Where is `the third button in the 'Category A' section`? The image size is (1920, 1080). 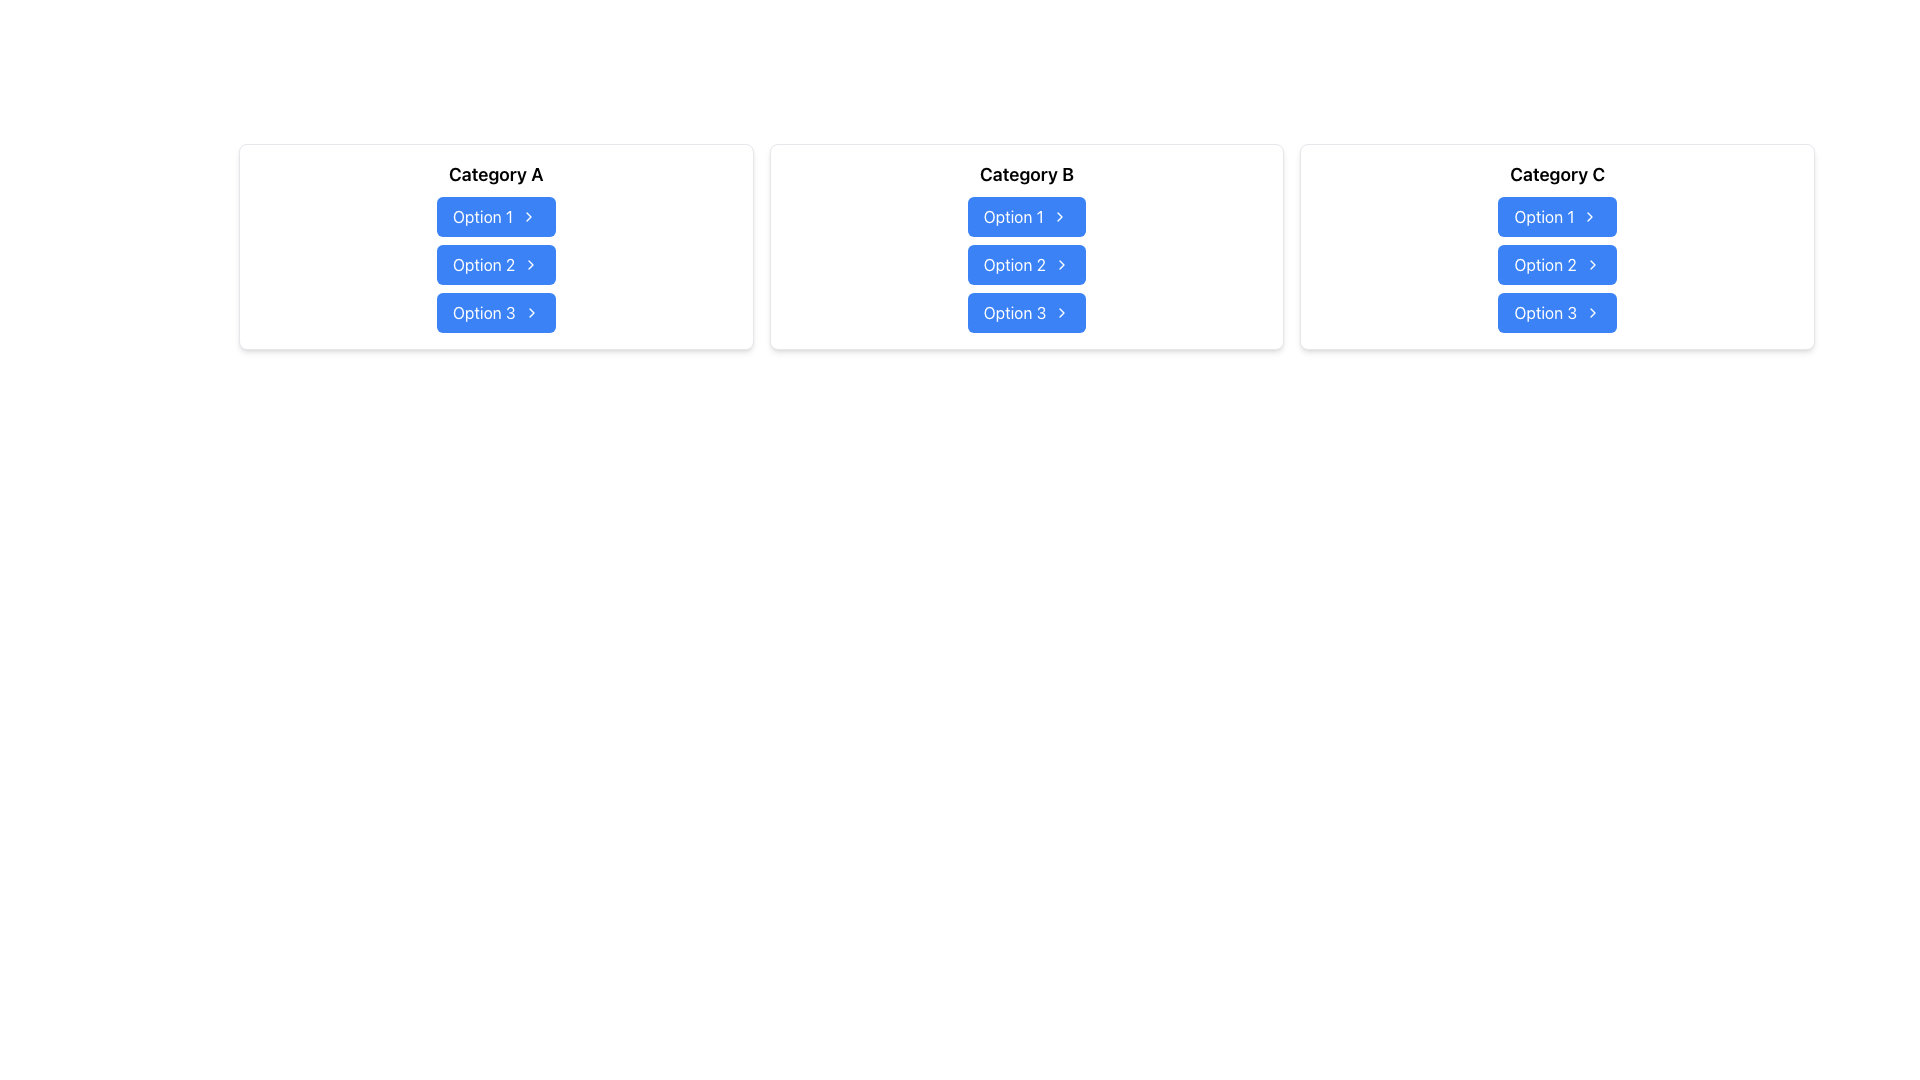 the third button in the 'Category A' section is located at coordinates (496, 312).